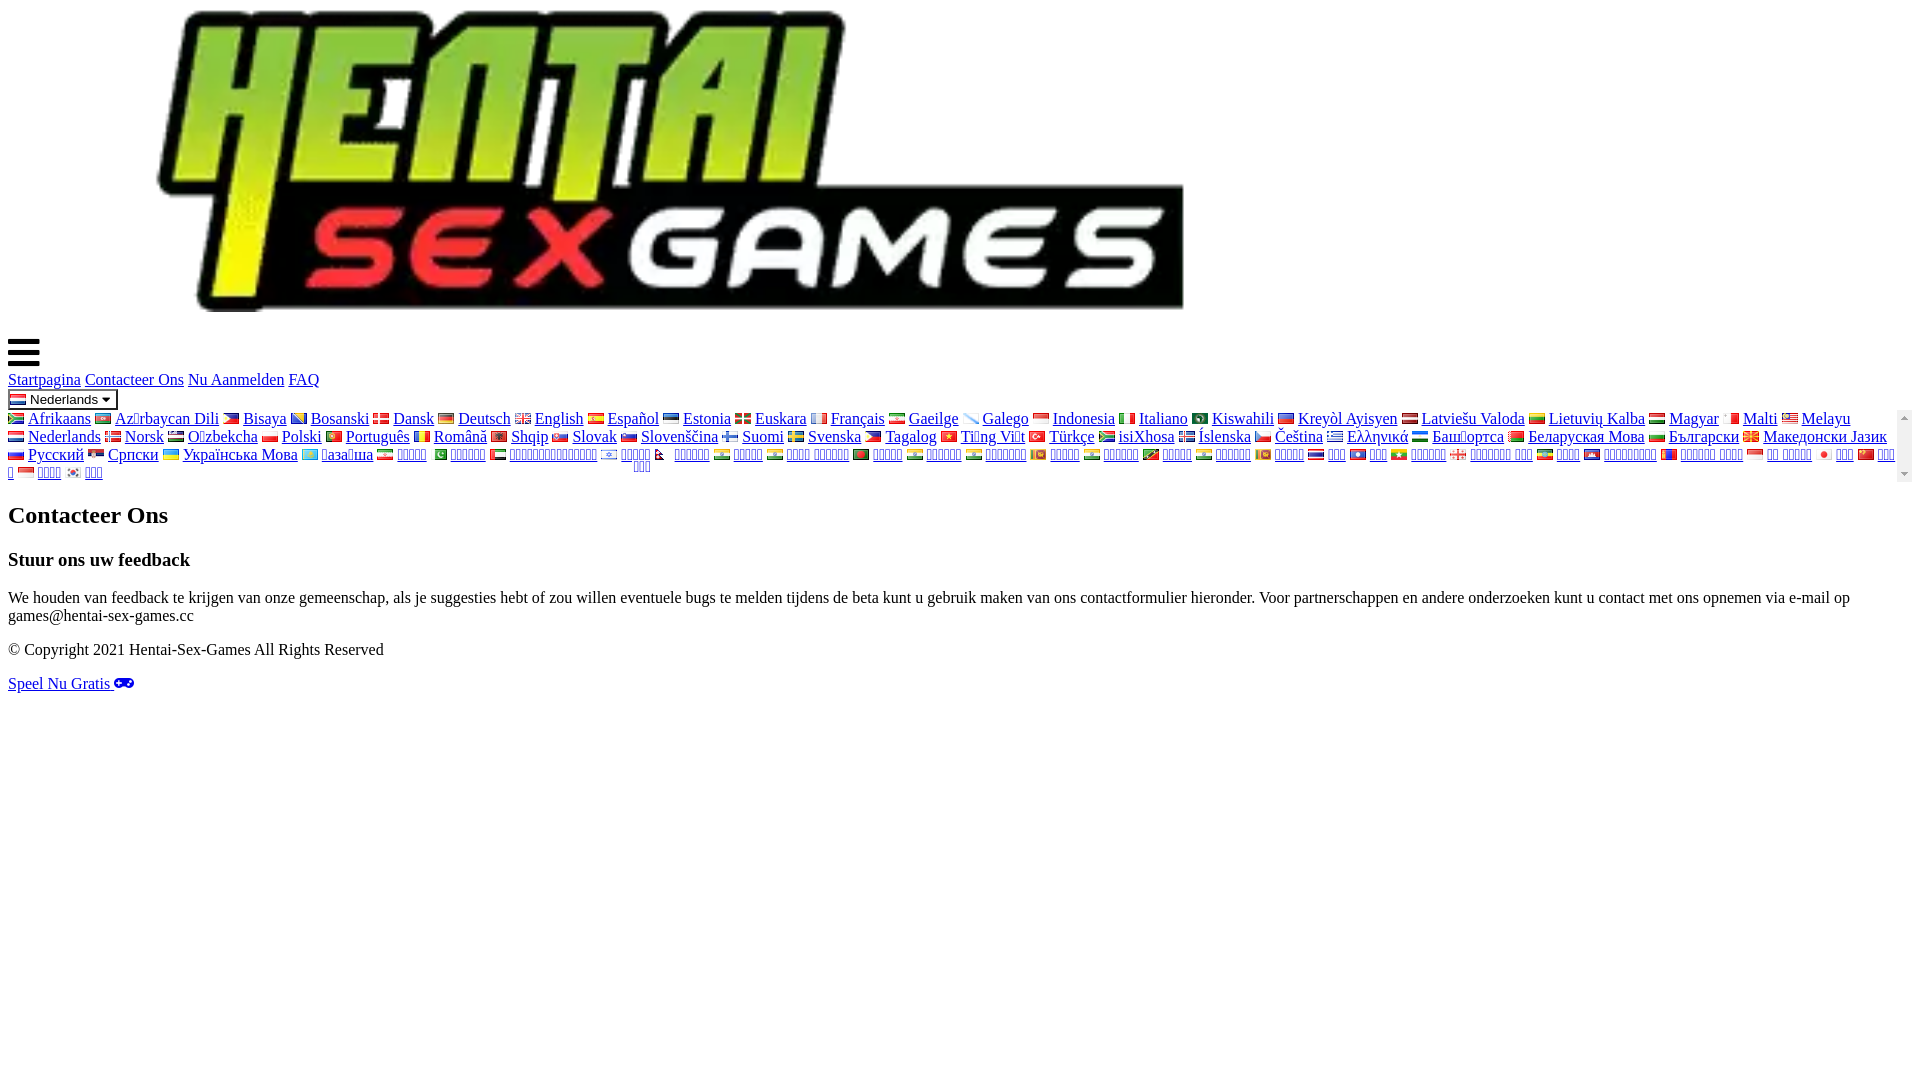 This screenshot has height=1080, width=1920. I want to click on 'Melayu', so click(1816, 417).